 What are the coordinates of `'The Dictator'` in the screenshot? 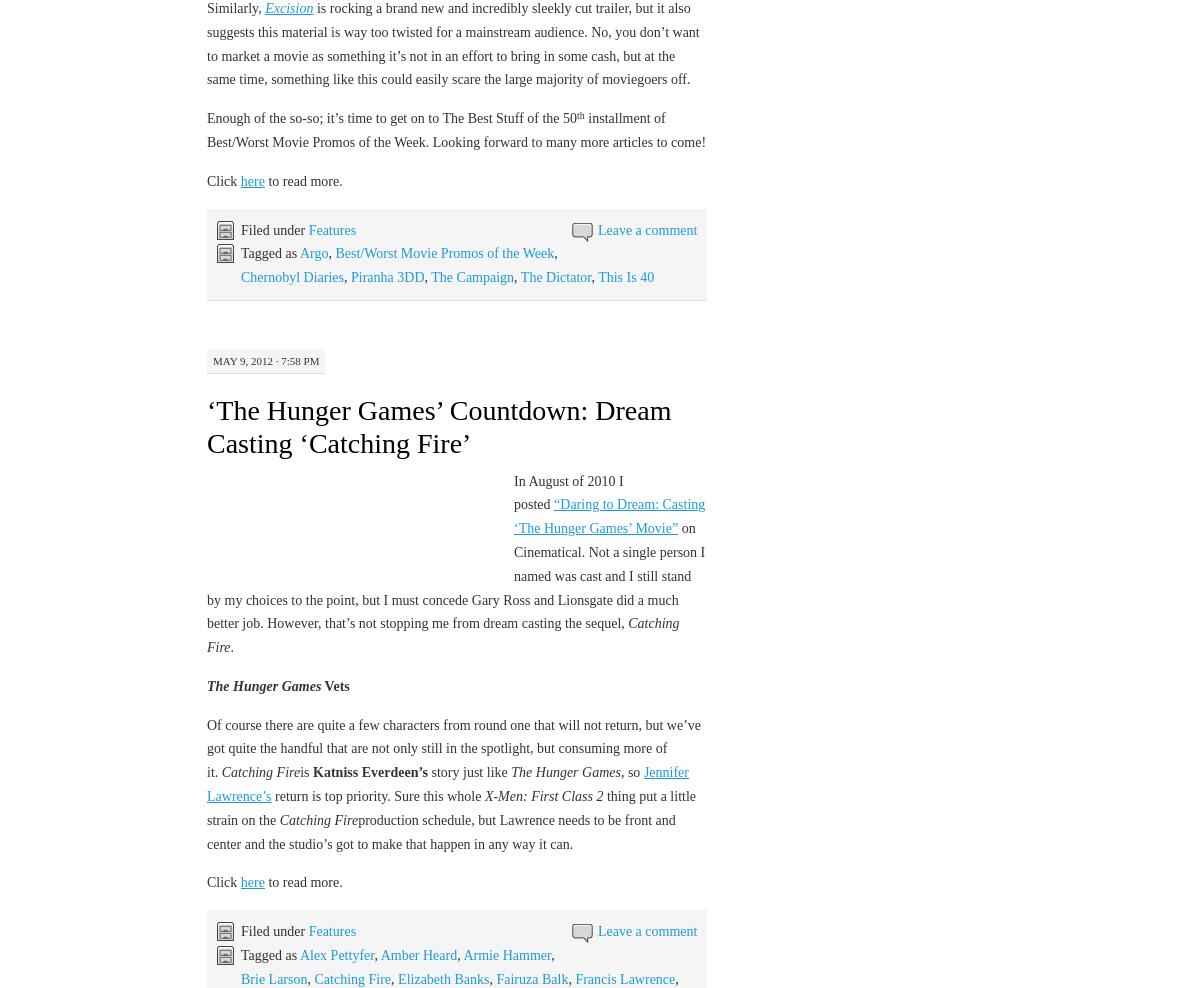 It's located at (555, 276).